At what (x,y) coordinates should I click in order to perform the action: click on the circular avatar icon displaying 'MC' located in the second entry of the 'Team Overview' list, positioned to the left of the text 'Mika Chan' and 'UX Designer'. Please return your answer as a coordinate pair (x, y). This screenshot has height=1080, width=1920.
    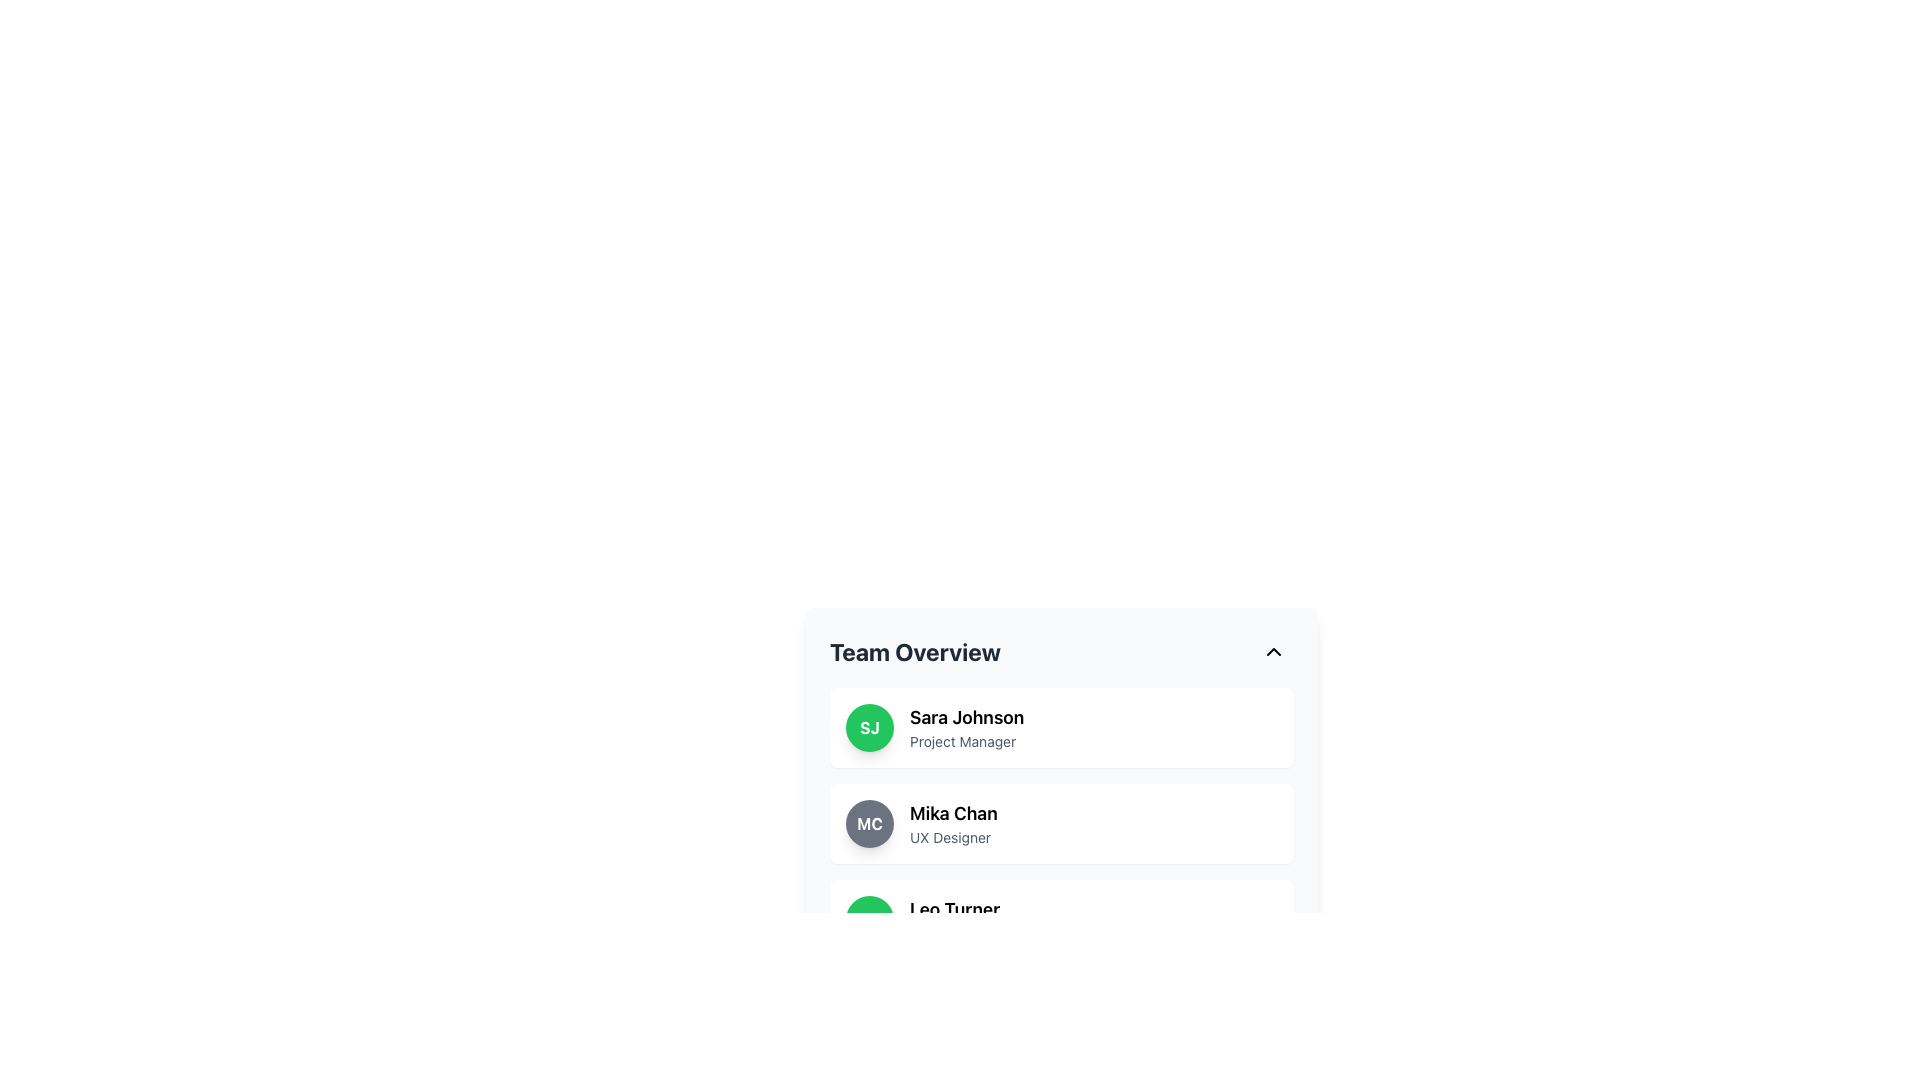
    Looking at the image, I should click on (869, 824).